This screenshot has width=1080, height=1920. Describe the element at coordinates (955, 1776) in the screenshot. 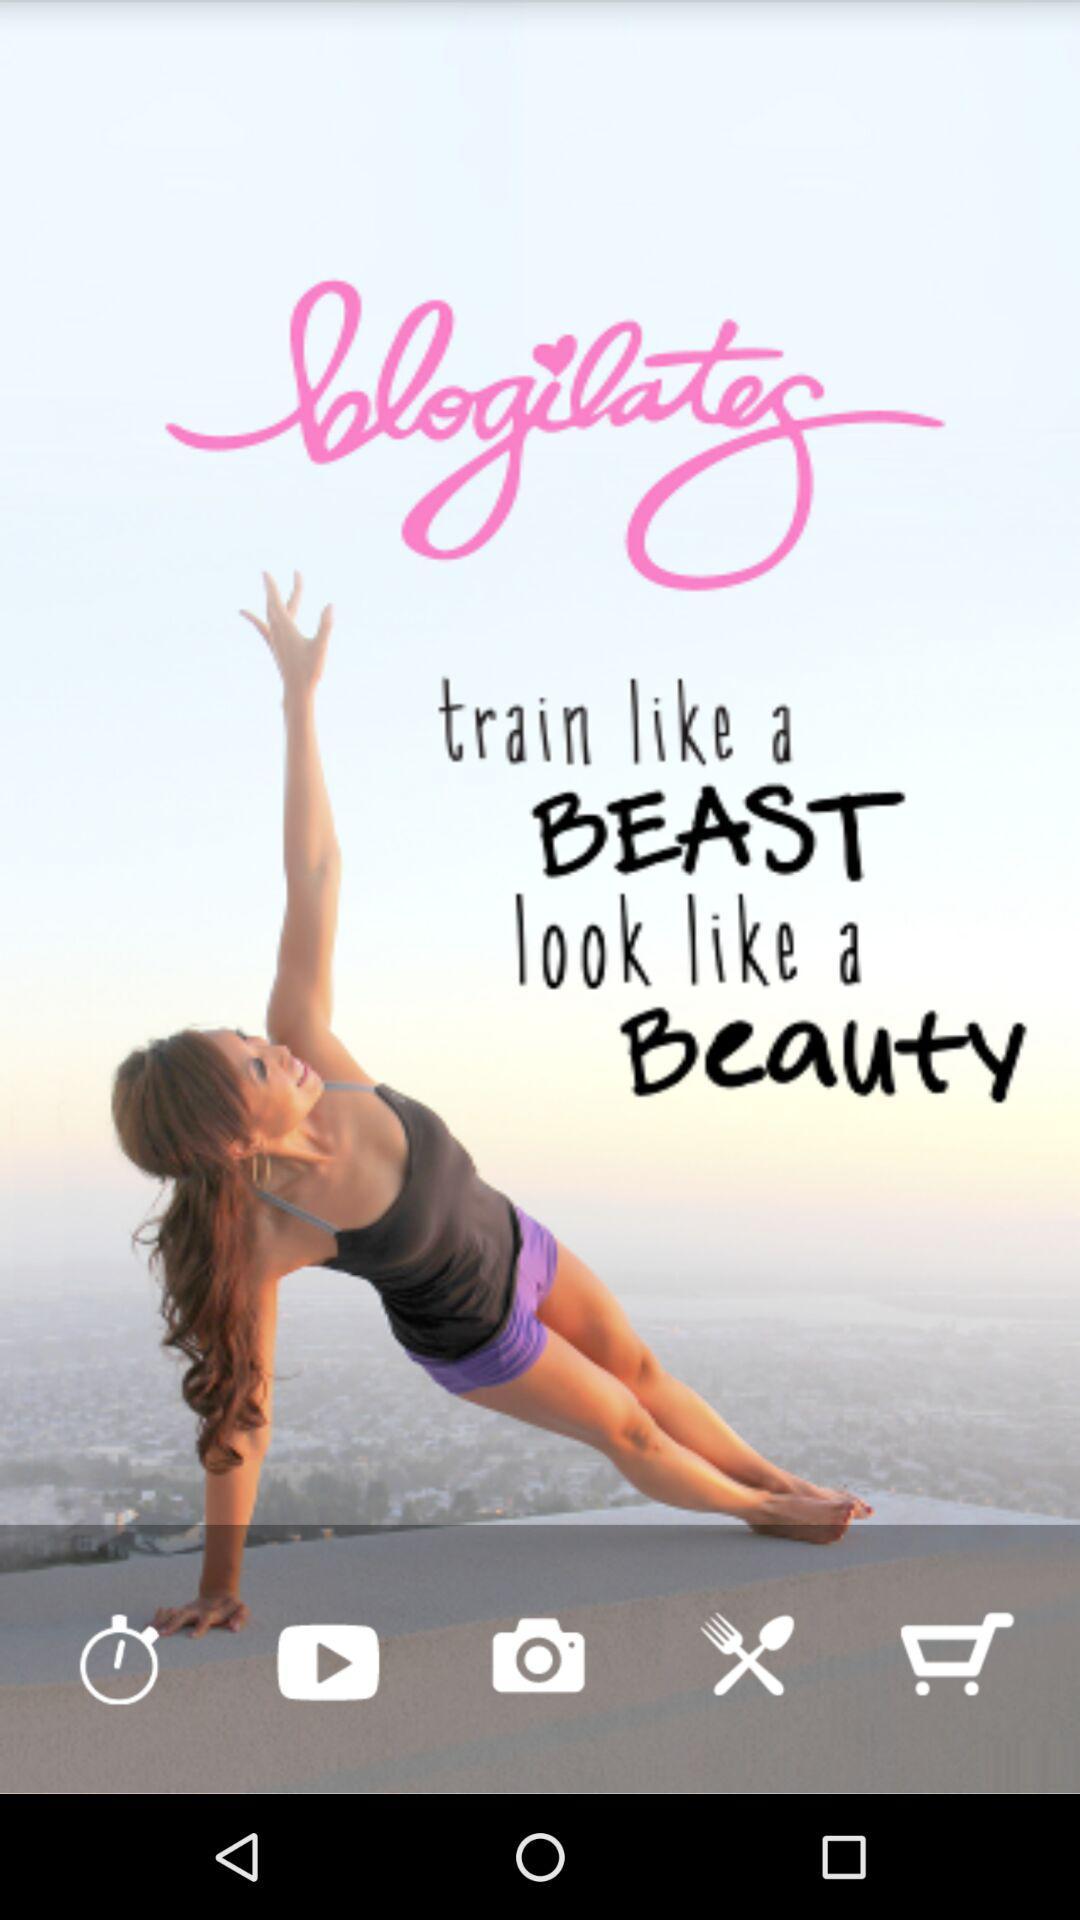

I see `the cart icon` at that location.